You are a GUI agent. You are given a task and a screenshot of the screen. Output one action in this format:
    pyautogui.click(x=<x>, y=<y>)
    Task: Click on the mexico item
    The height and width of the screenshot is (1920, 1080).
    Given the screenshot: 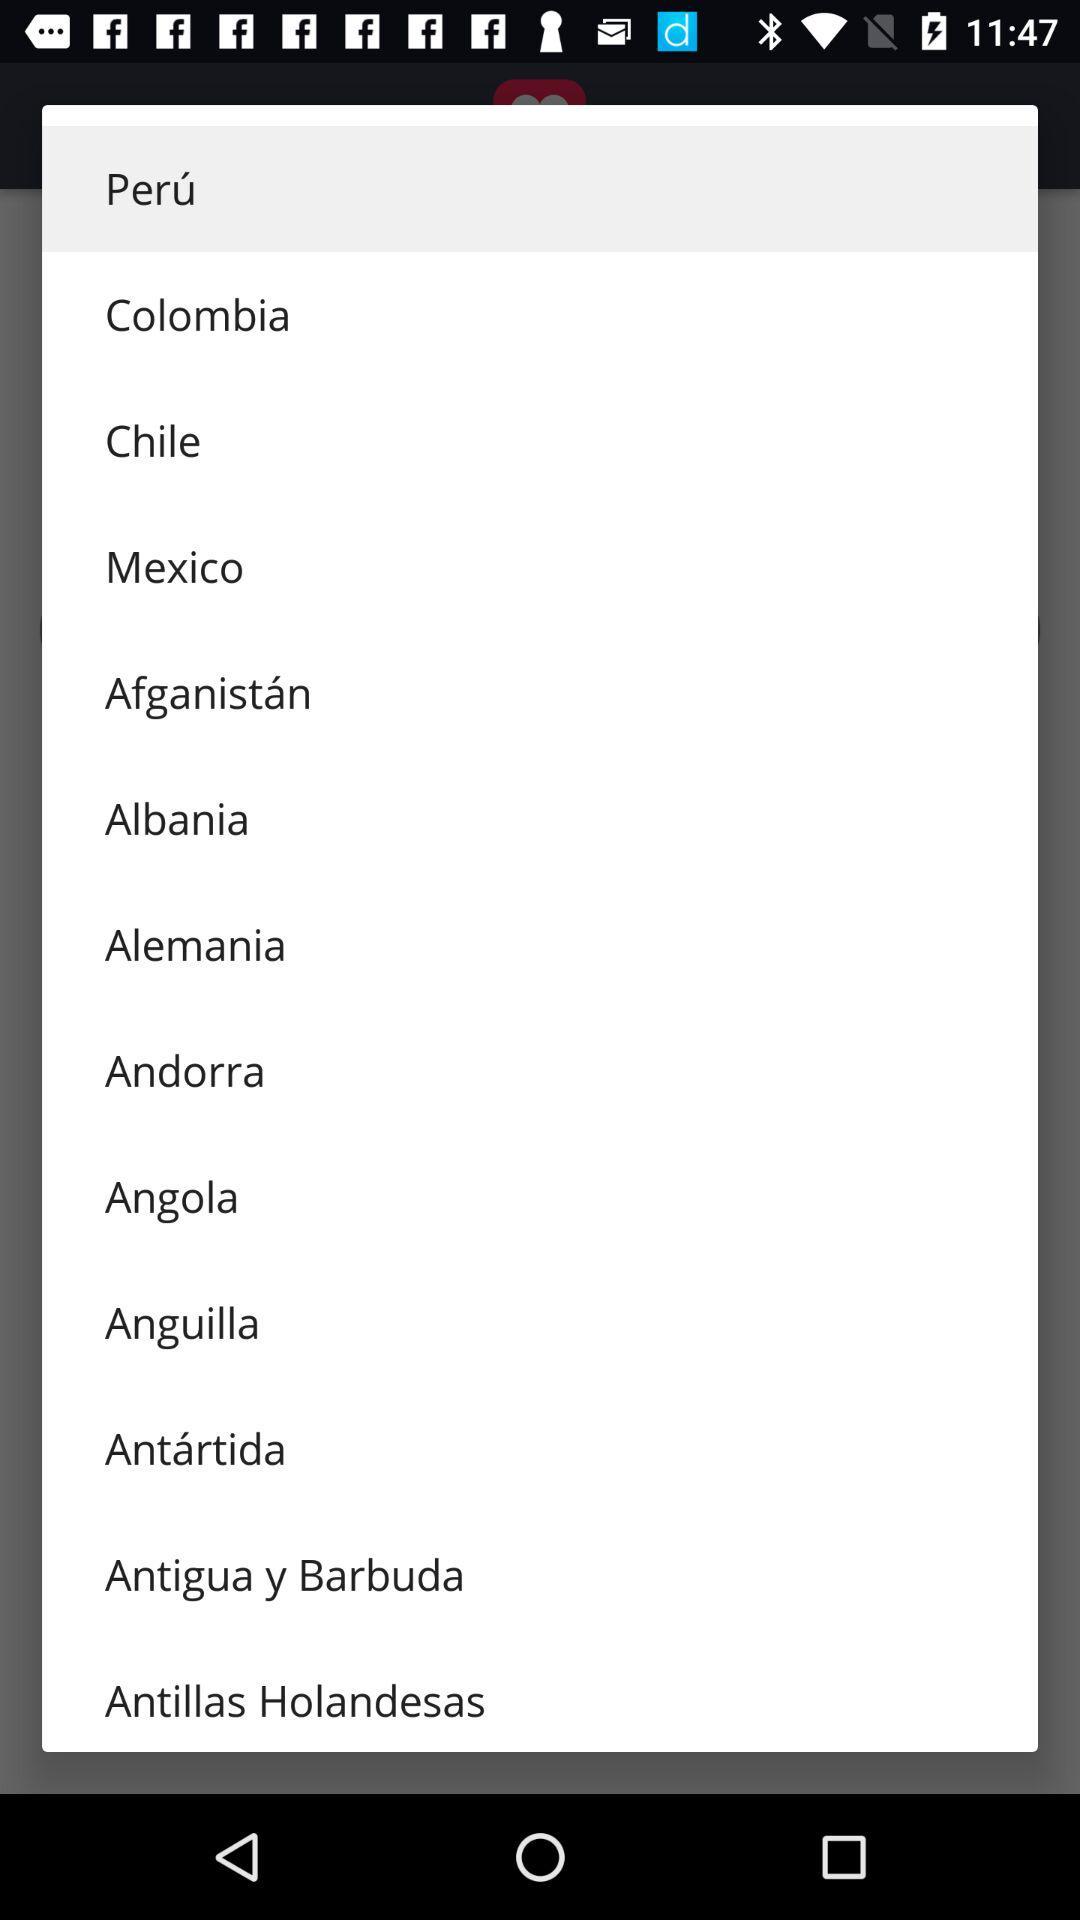 What is the action you would take?
    pyautogui.click(x=540, y=565)
    